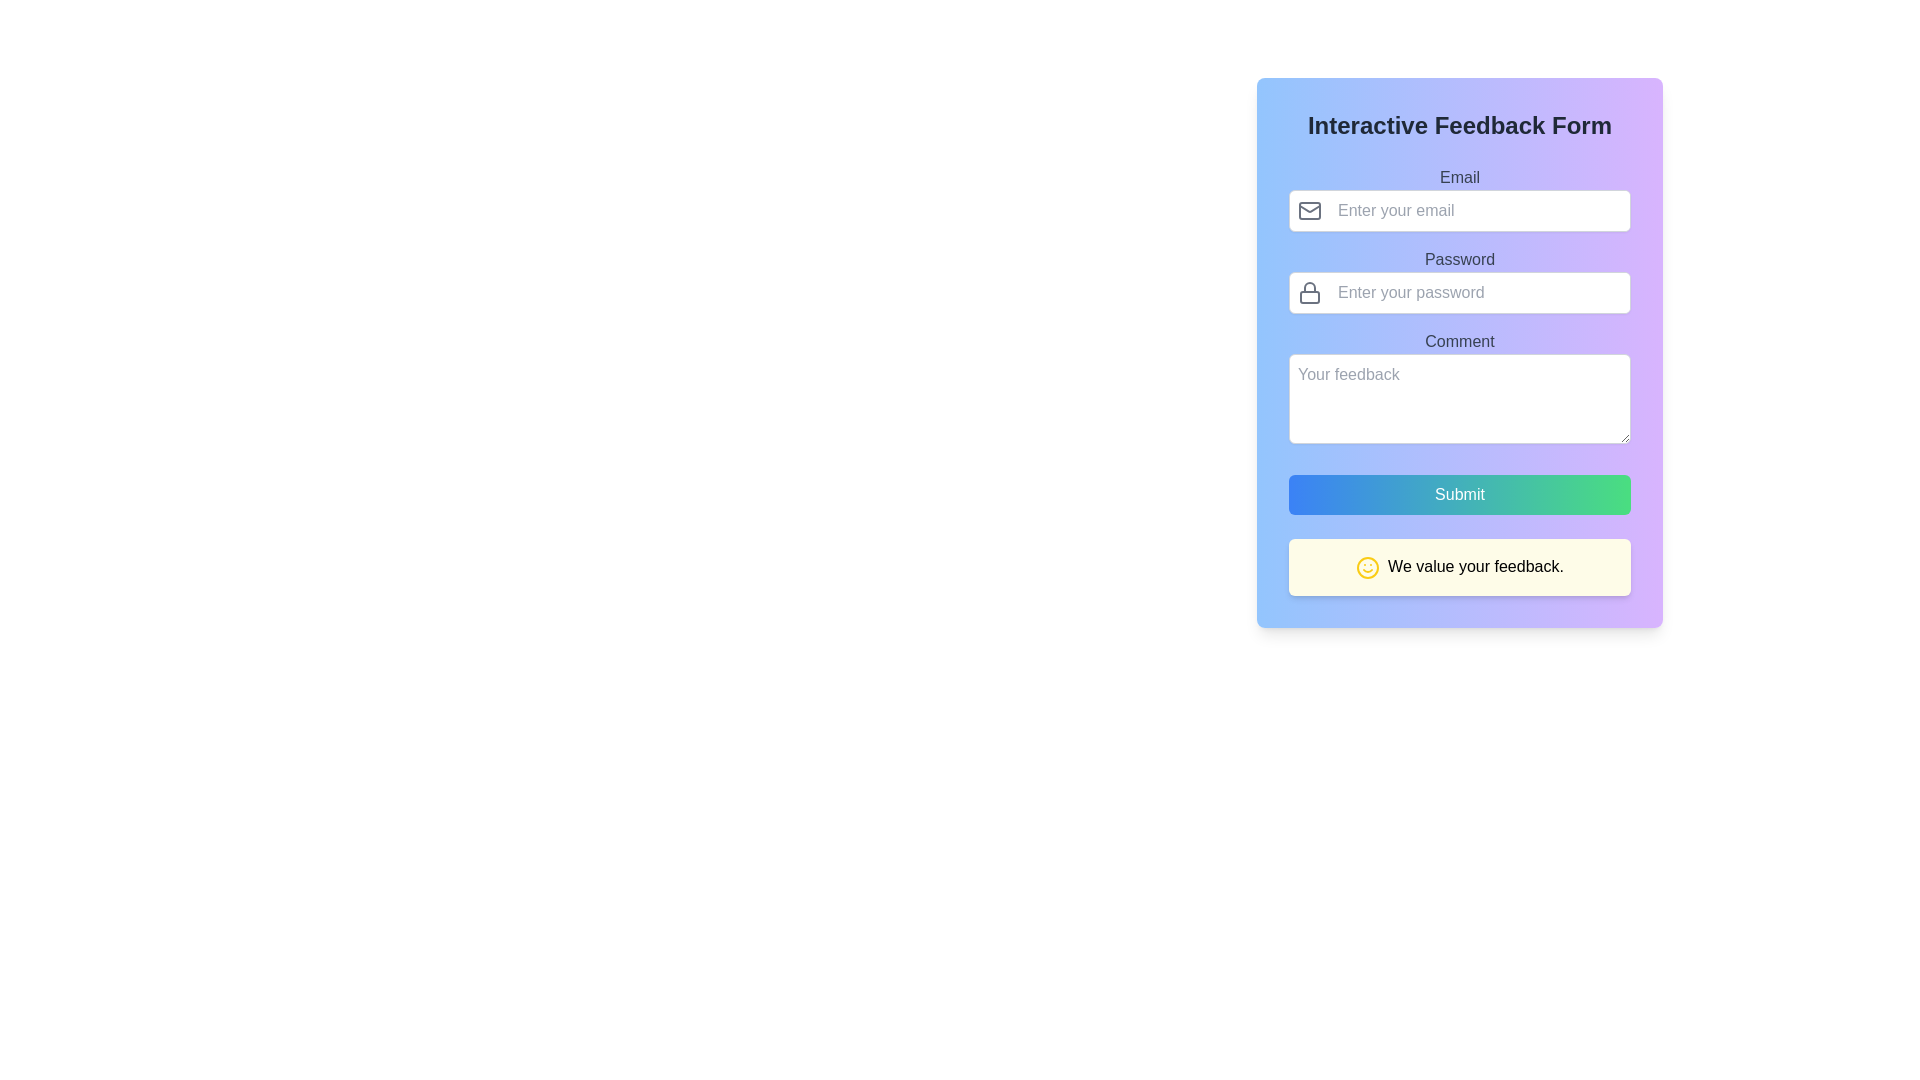  What do you see at coordinates (1459, 258) in the screenshot?
I see `the 'Password' label text, which is displayed in gray color above the password input field in the interactive feedback form` at bounding box center [1459, 258].